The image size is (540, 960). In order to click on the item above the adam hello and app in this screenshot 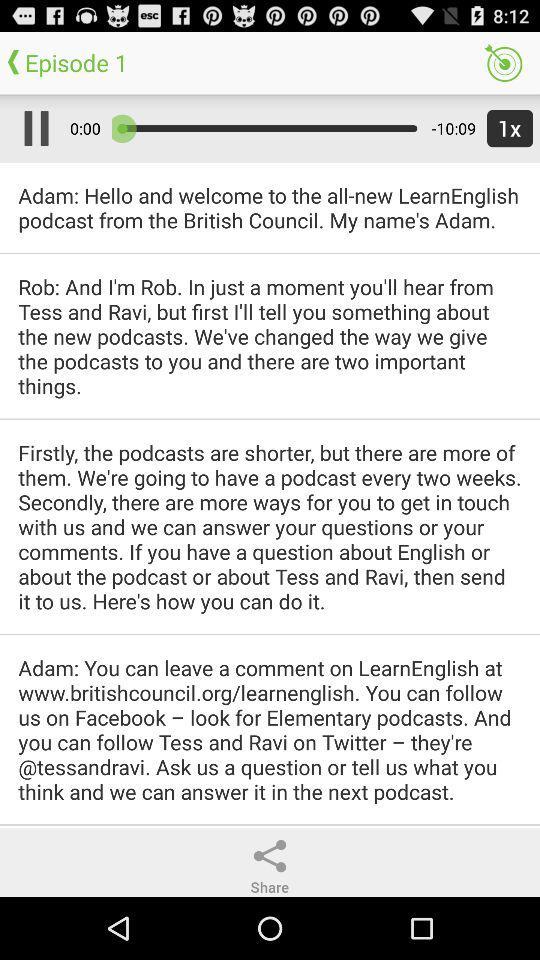, I will do `click(505, 127)`.